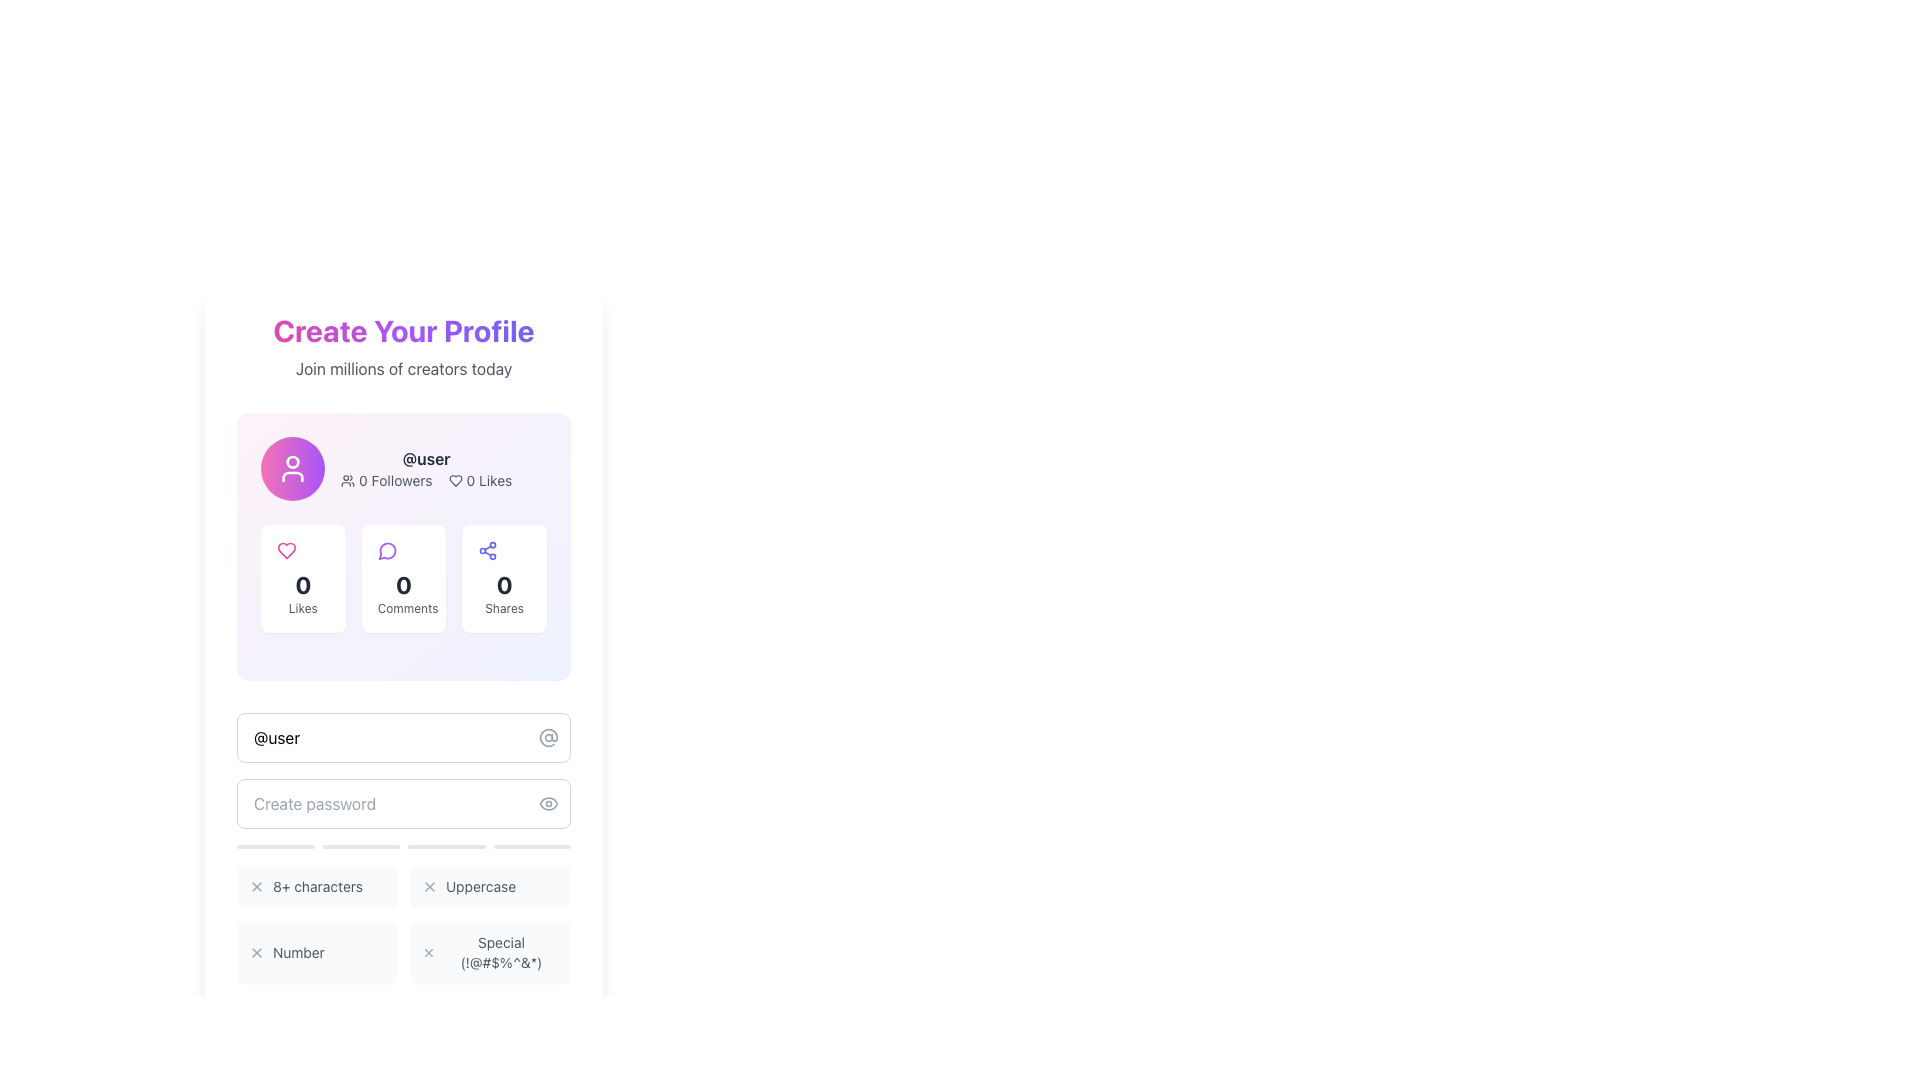  What do you see at coordinates (256, 886) in the screenshot?
I see `the small gray 'X' SVG icon, which is positioned at the top-left corner of the password requirement block mentioning '8+ characters'` at bounding box center [256, 886].